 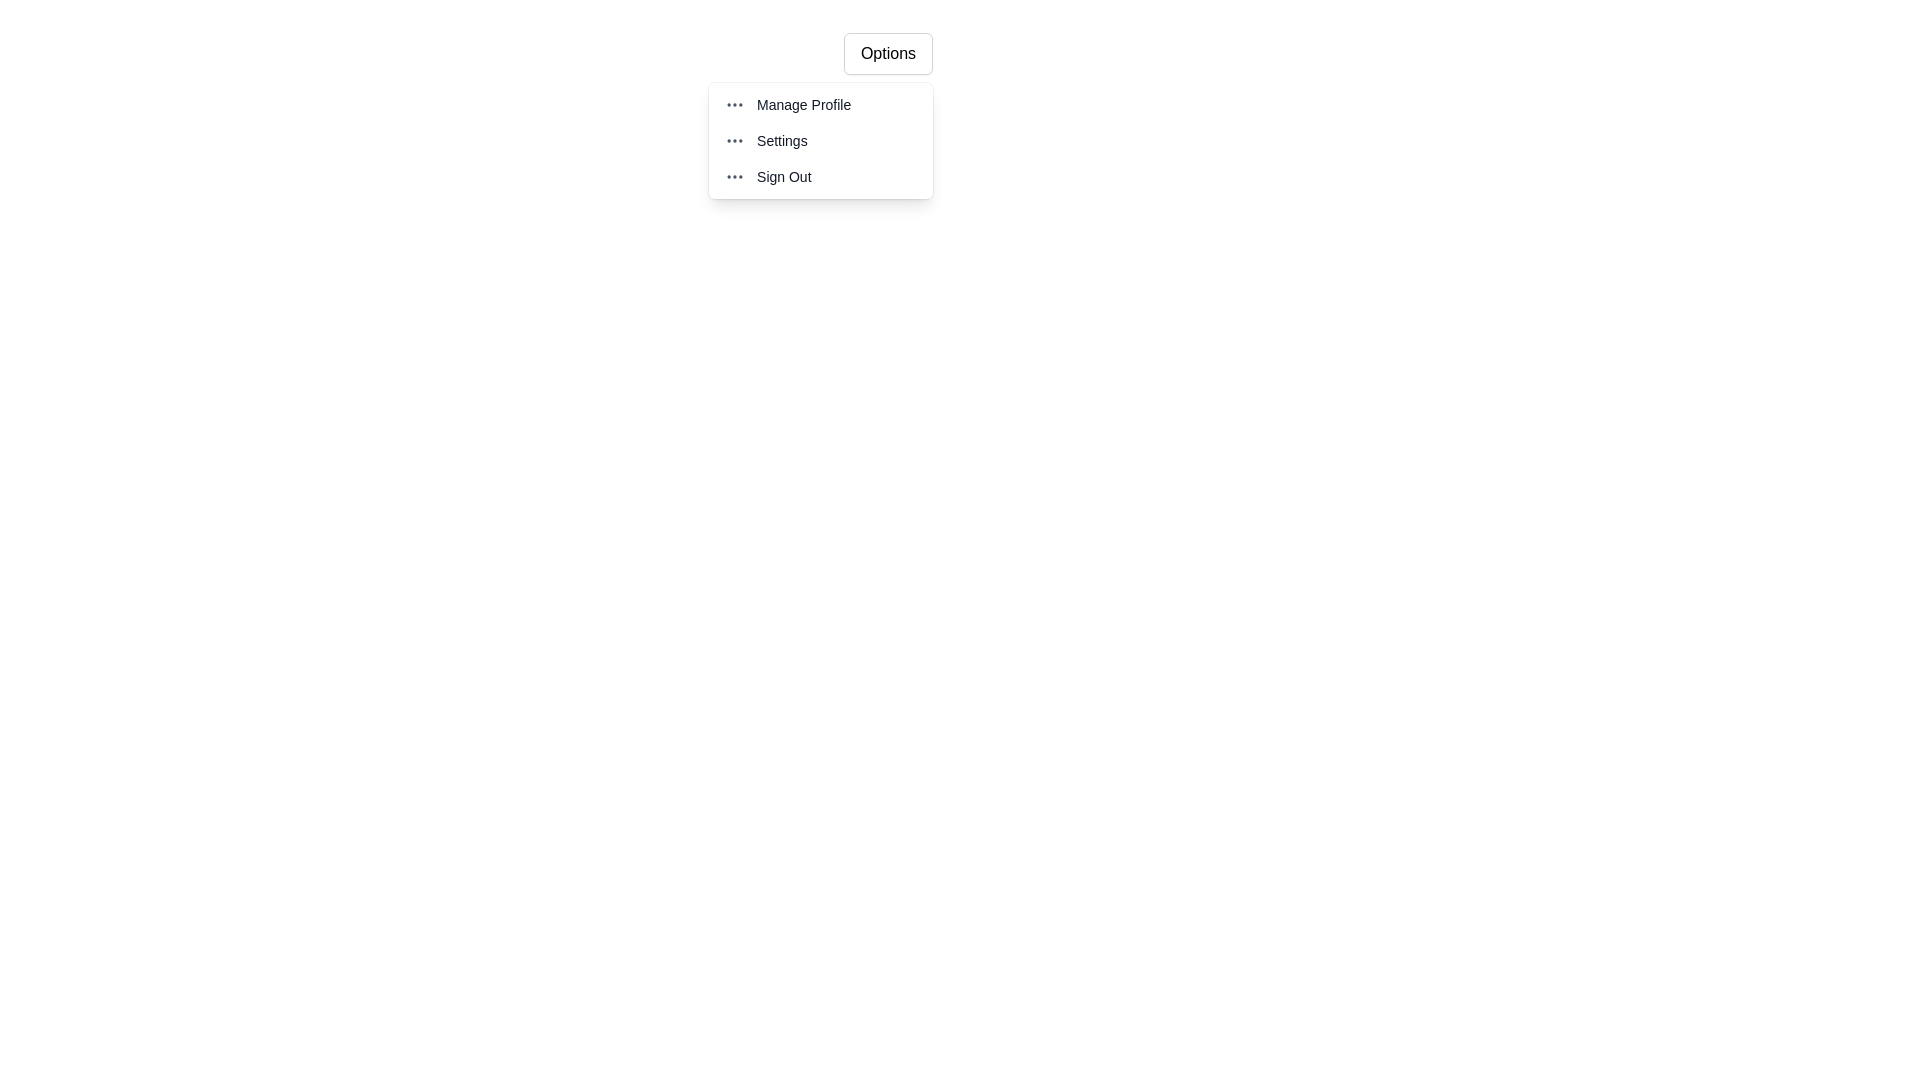 What do you see at coordinates (820, 140) in the screenshot?
I see `the second menu item in the vertical list` at bounding box center [820, 140].